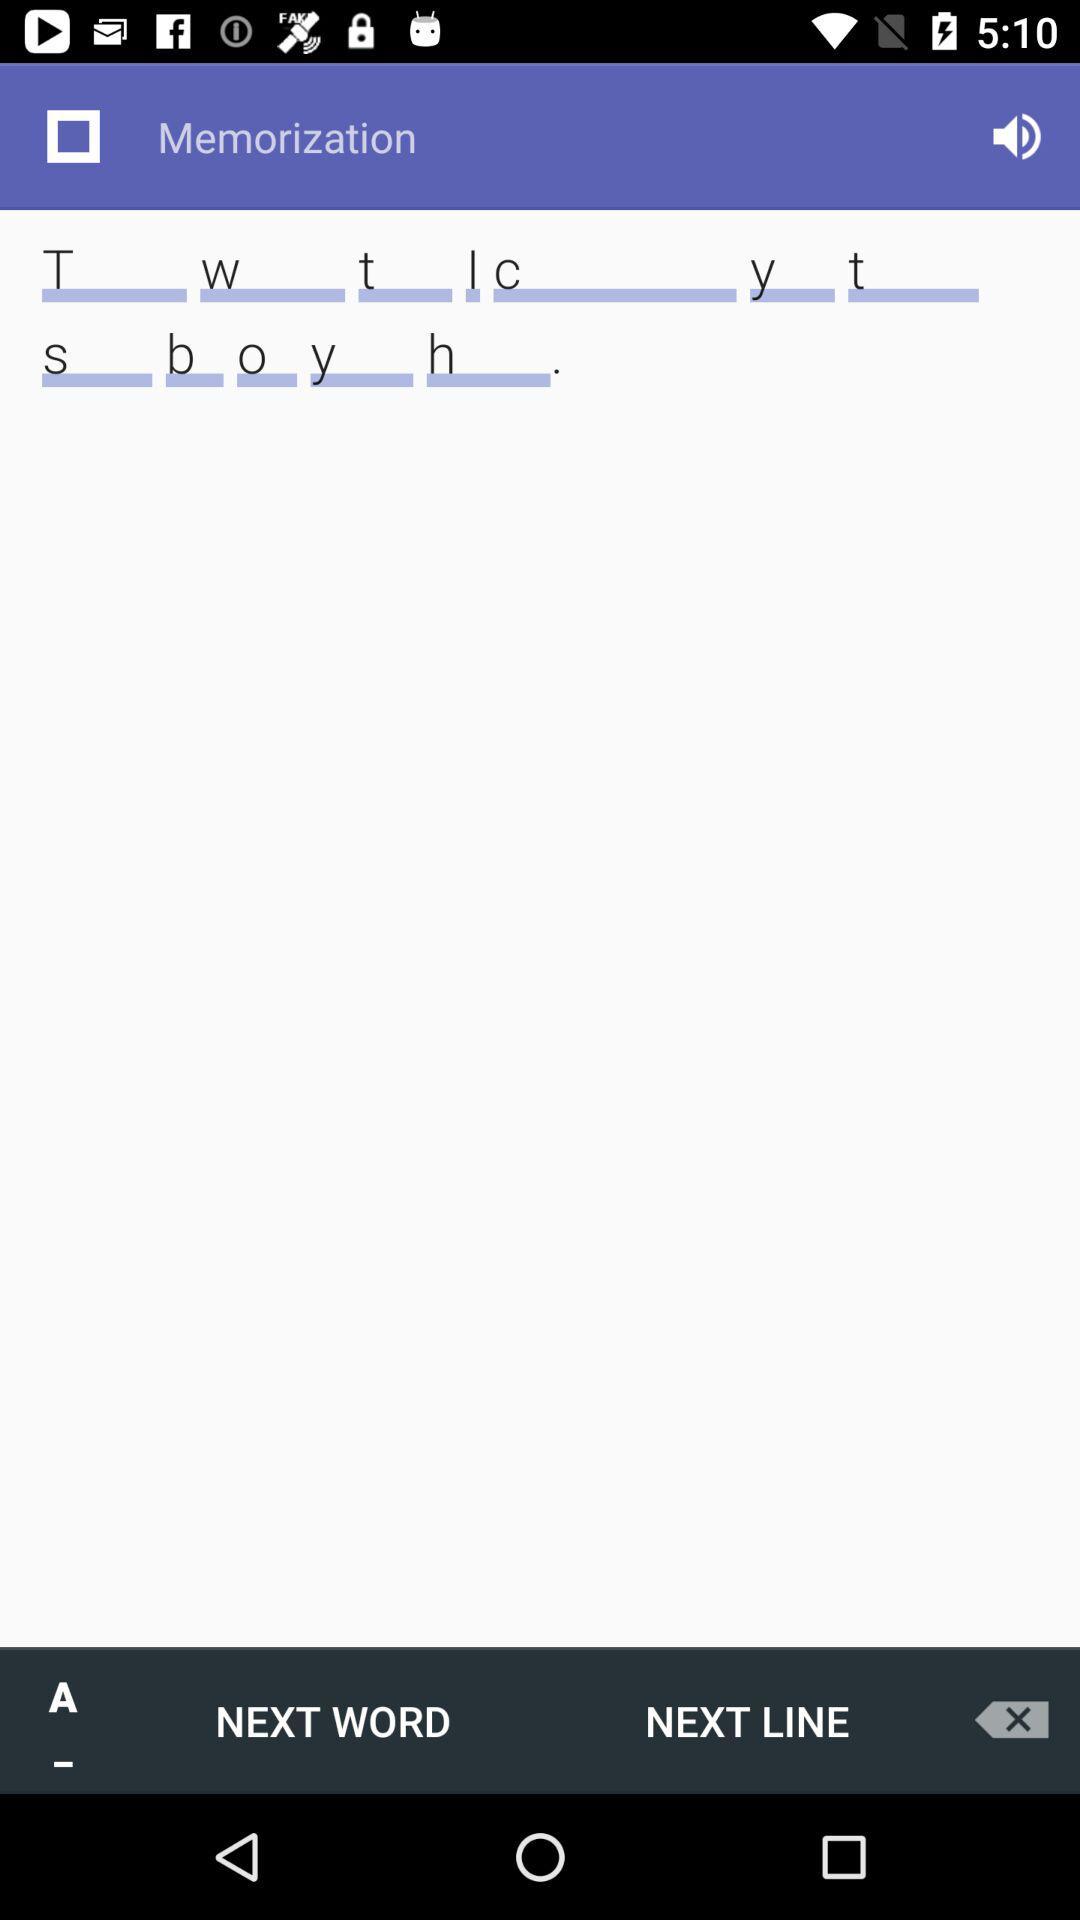 The height and width of the screenshot is (1920, 1080). What do you see at coordinates (1017, 135) in the screenshot?
I see `icon at the top right corner` at bounding box center [1017, 135].